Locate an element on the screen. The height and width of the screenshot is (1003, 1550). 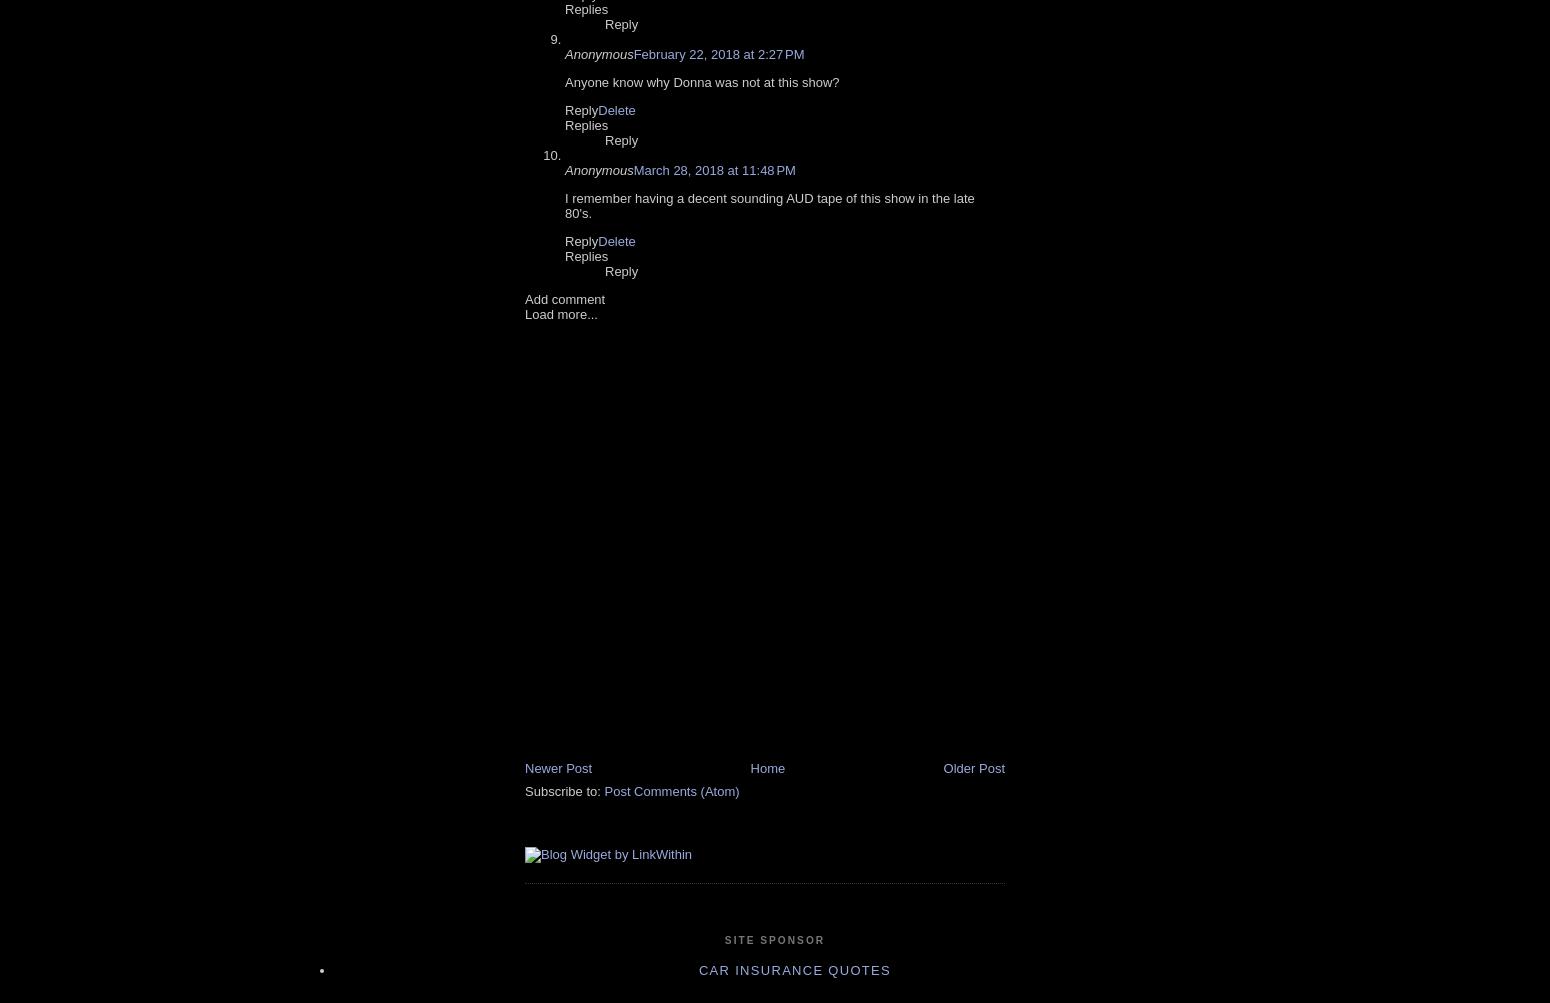
'Newer Post' is located at coordinates (558, 766).